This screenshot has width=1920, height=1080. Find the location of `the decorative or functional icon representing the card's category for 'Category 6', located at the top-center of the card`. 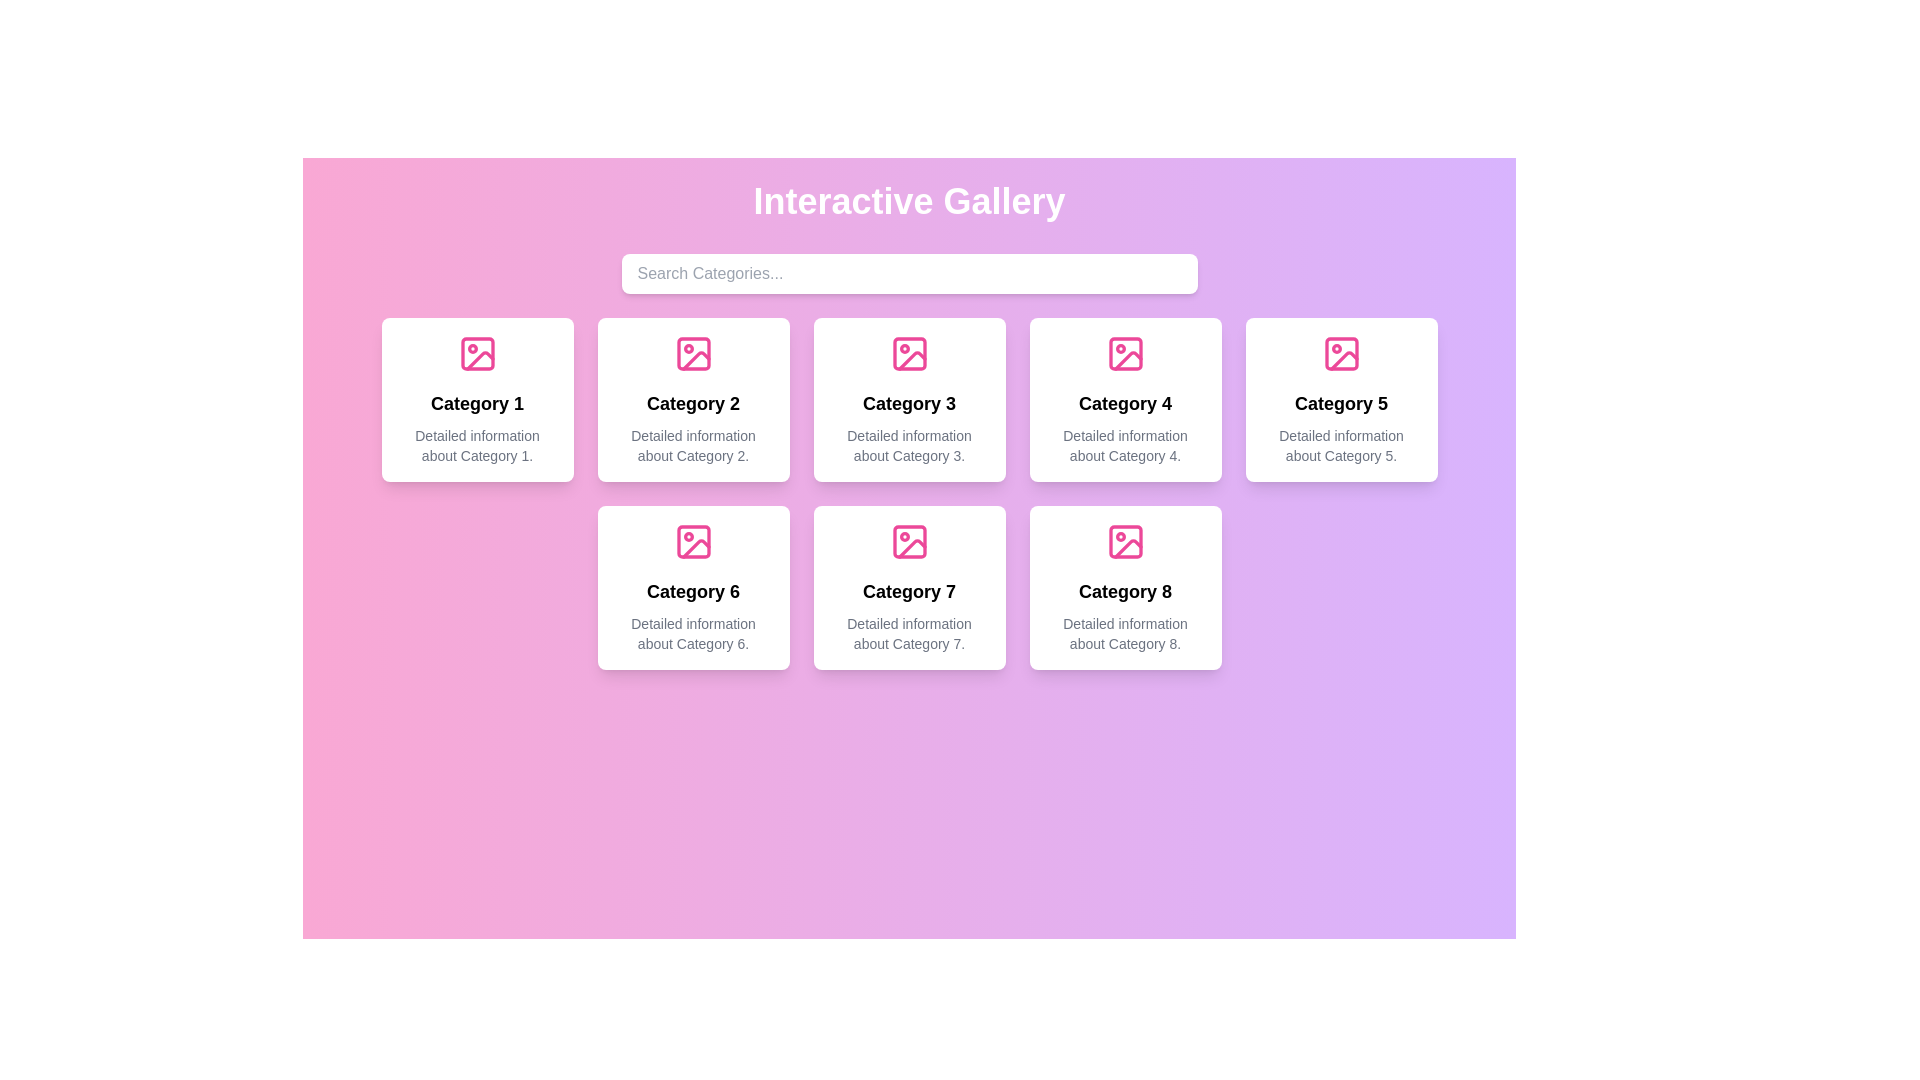

the decorative or functional icon representing the card's category for 'Category 6', located at the top-center of the card is located at coordinates (693, 542).